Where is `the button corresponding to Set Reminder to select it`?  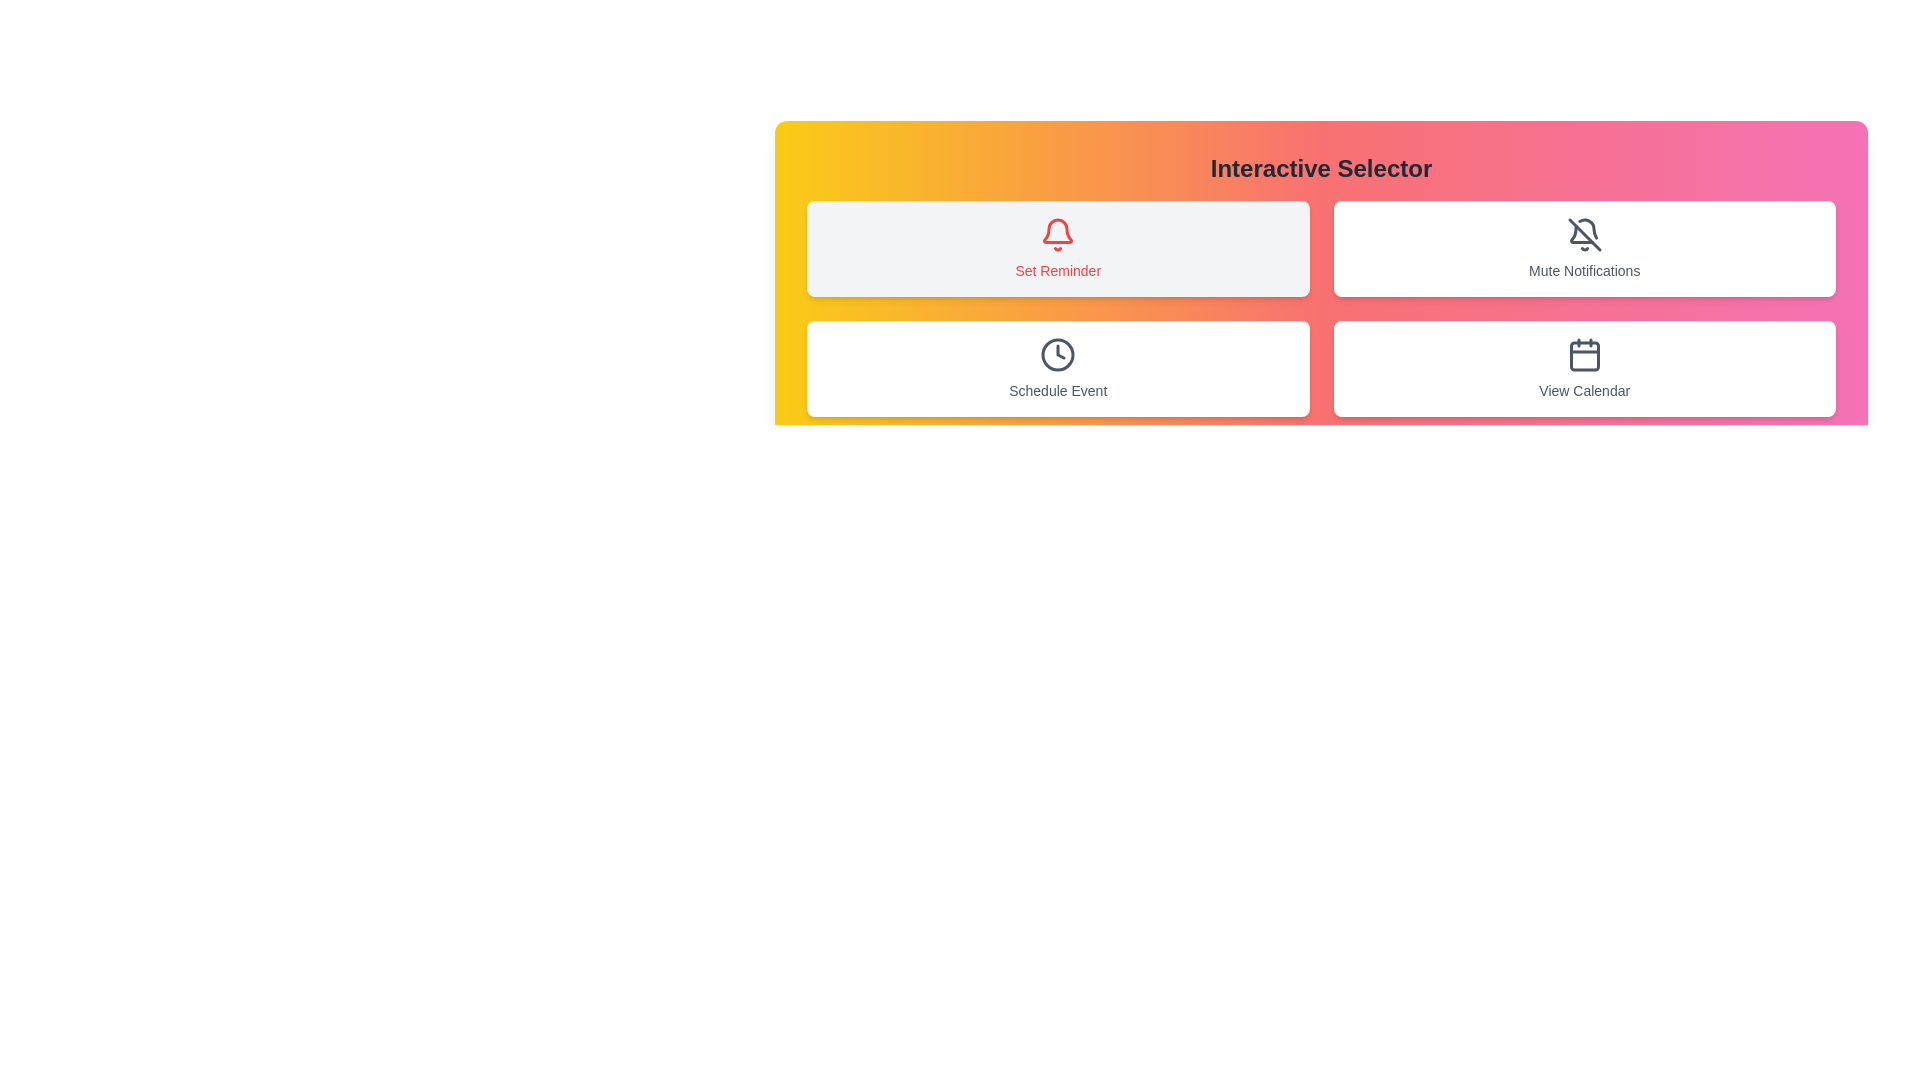 the button corresponding to Set Reminder to select it is located at coordinates (1057, 248).